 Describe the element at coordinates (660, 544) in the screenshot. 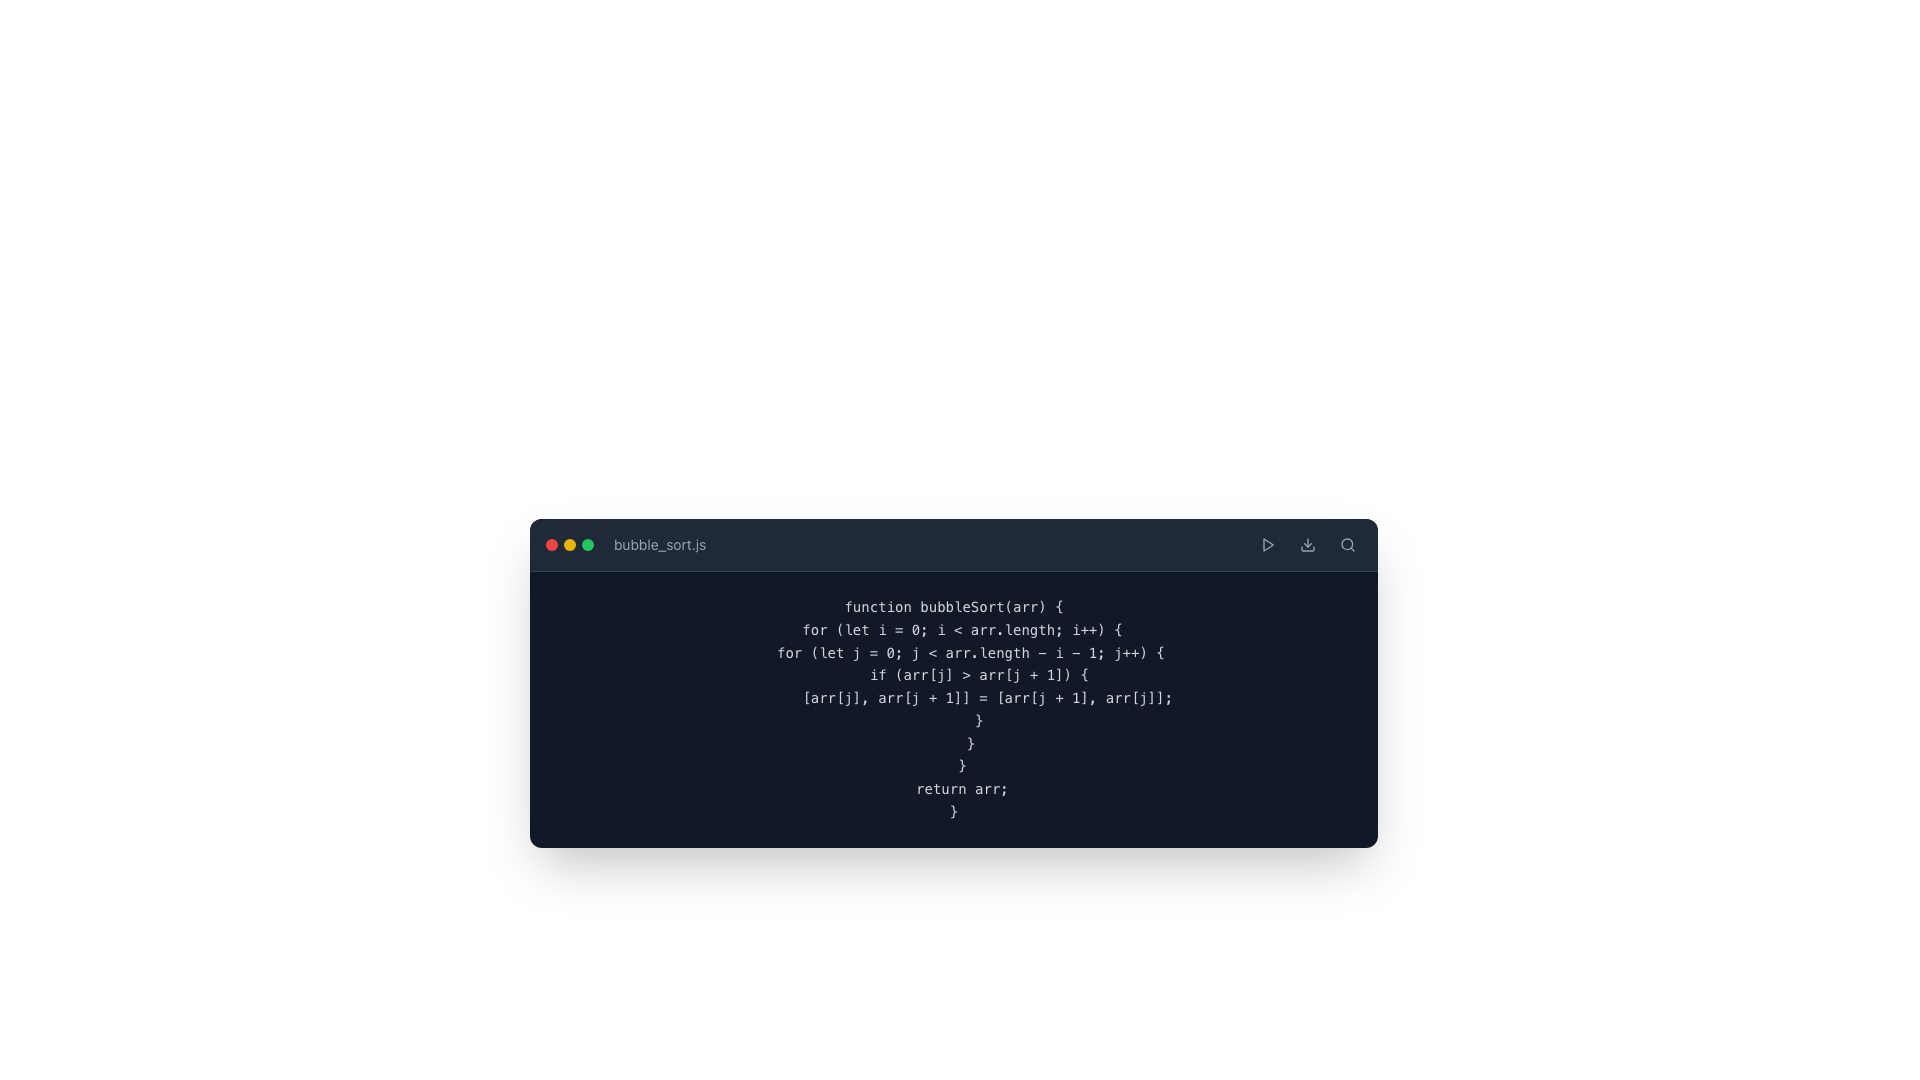

I see `text label displaying 'bubble_sort.js' located in the top left corner of the code editor interface, beside the colored dots` at that location.